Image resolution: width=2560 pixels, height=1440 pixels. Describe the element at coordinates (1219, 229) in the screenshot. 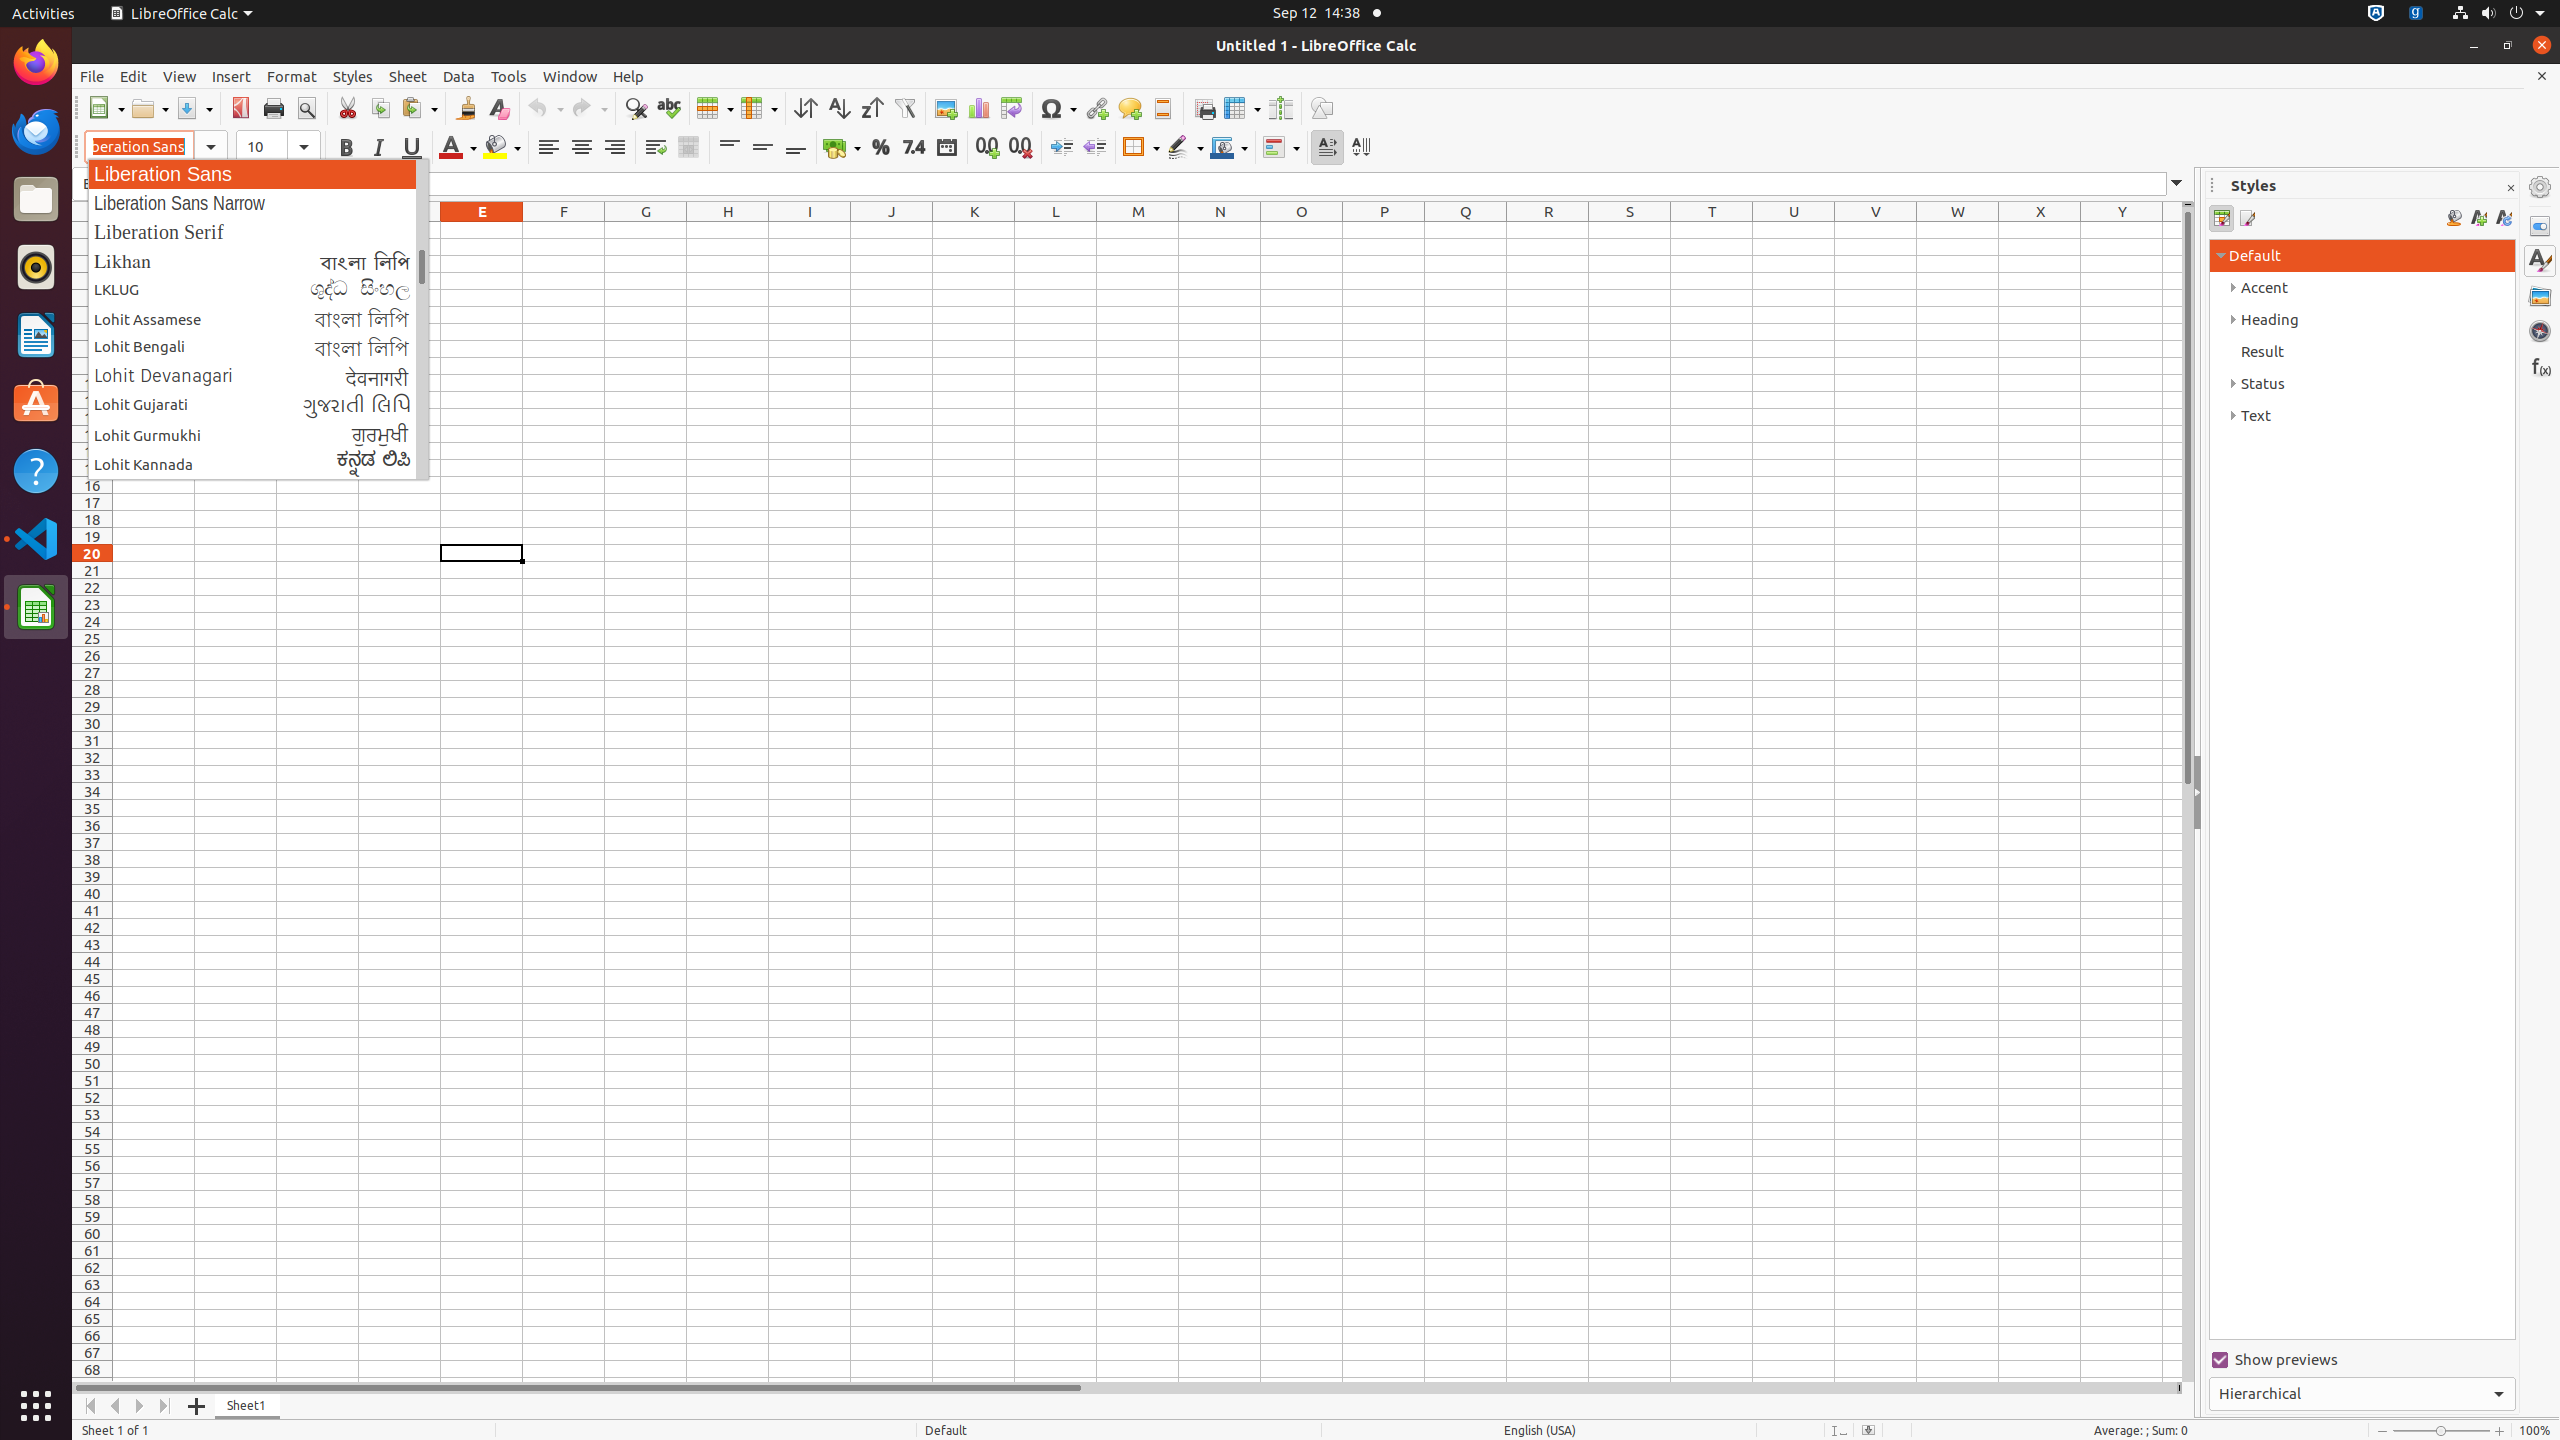

I see `'N1'` at that location.